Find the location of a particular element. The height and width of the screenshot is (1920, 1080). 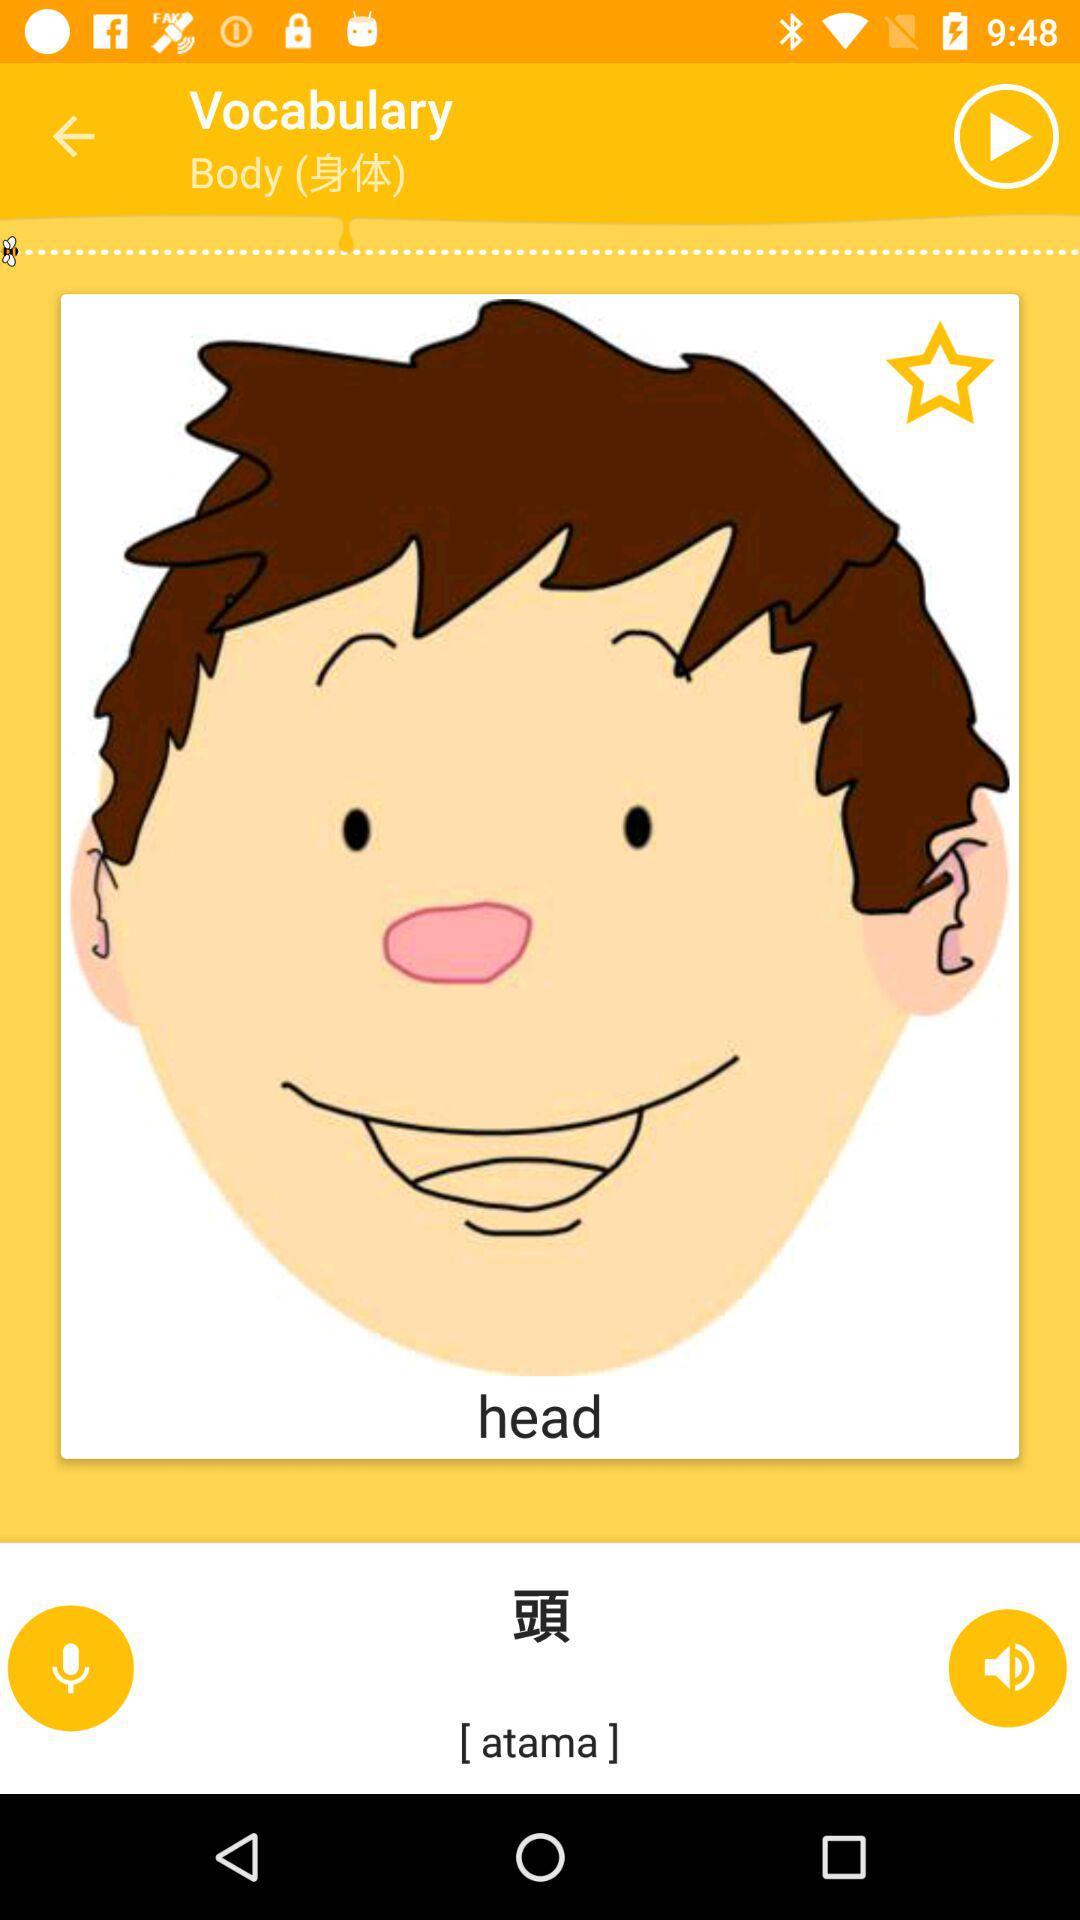

the play icon is located at coordinates (927, 135).